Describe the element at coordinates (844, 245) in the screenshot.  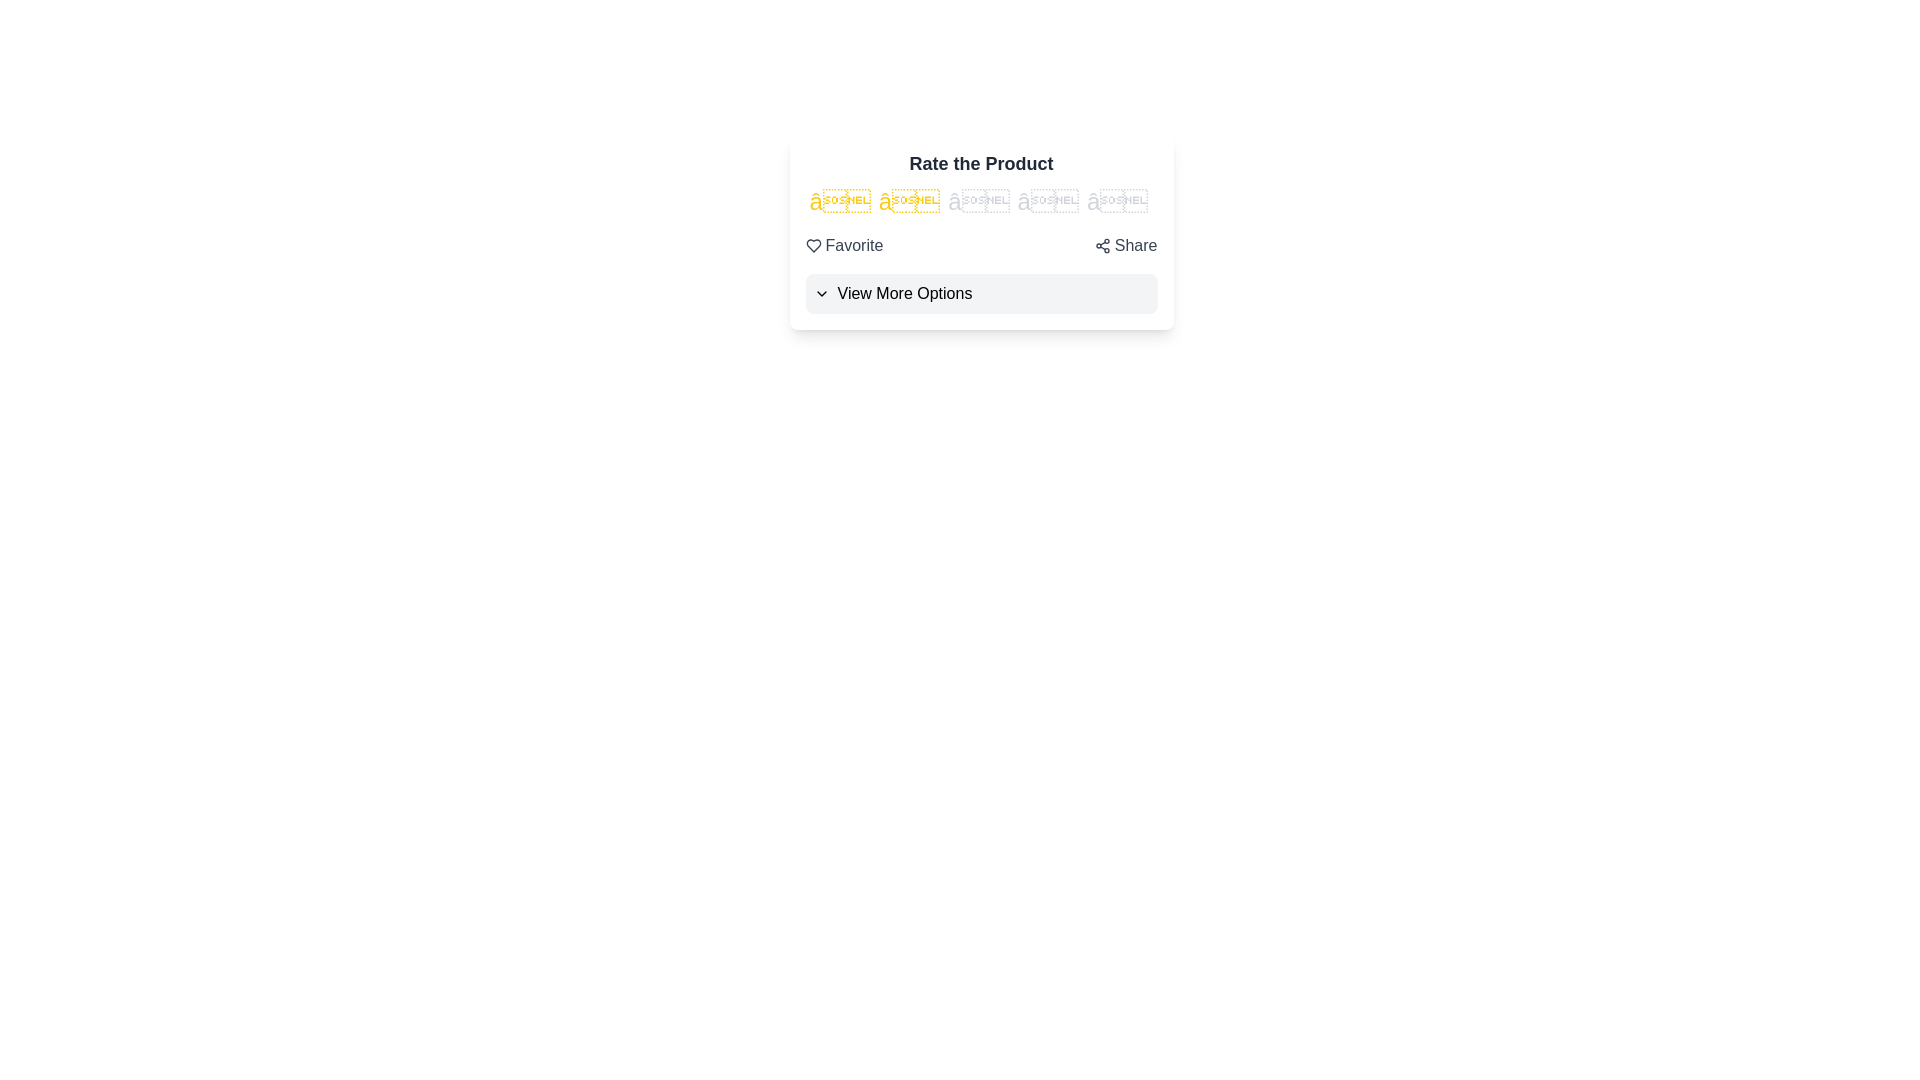
I see `the 'Favorite' button` at that location.